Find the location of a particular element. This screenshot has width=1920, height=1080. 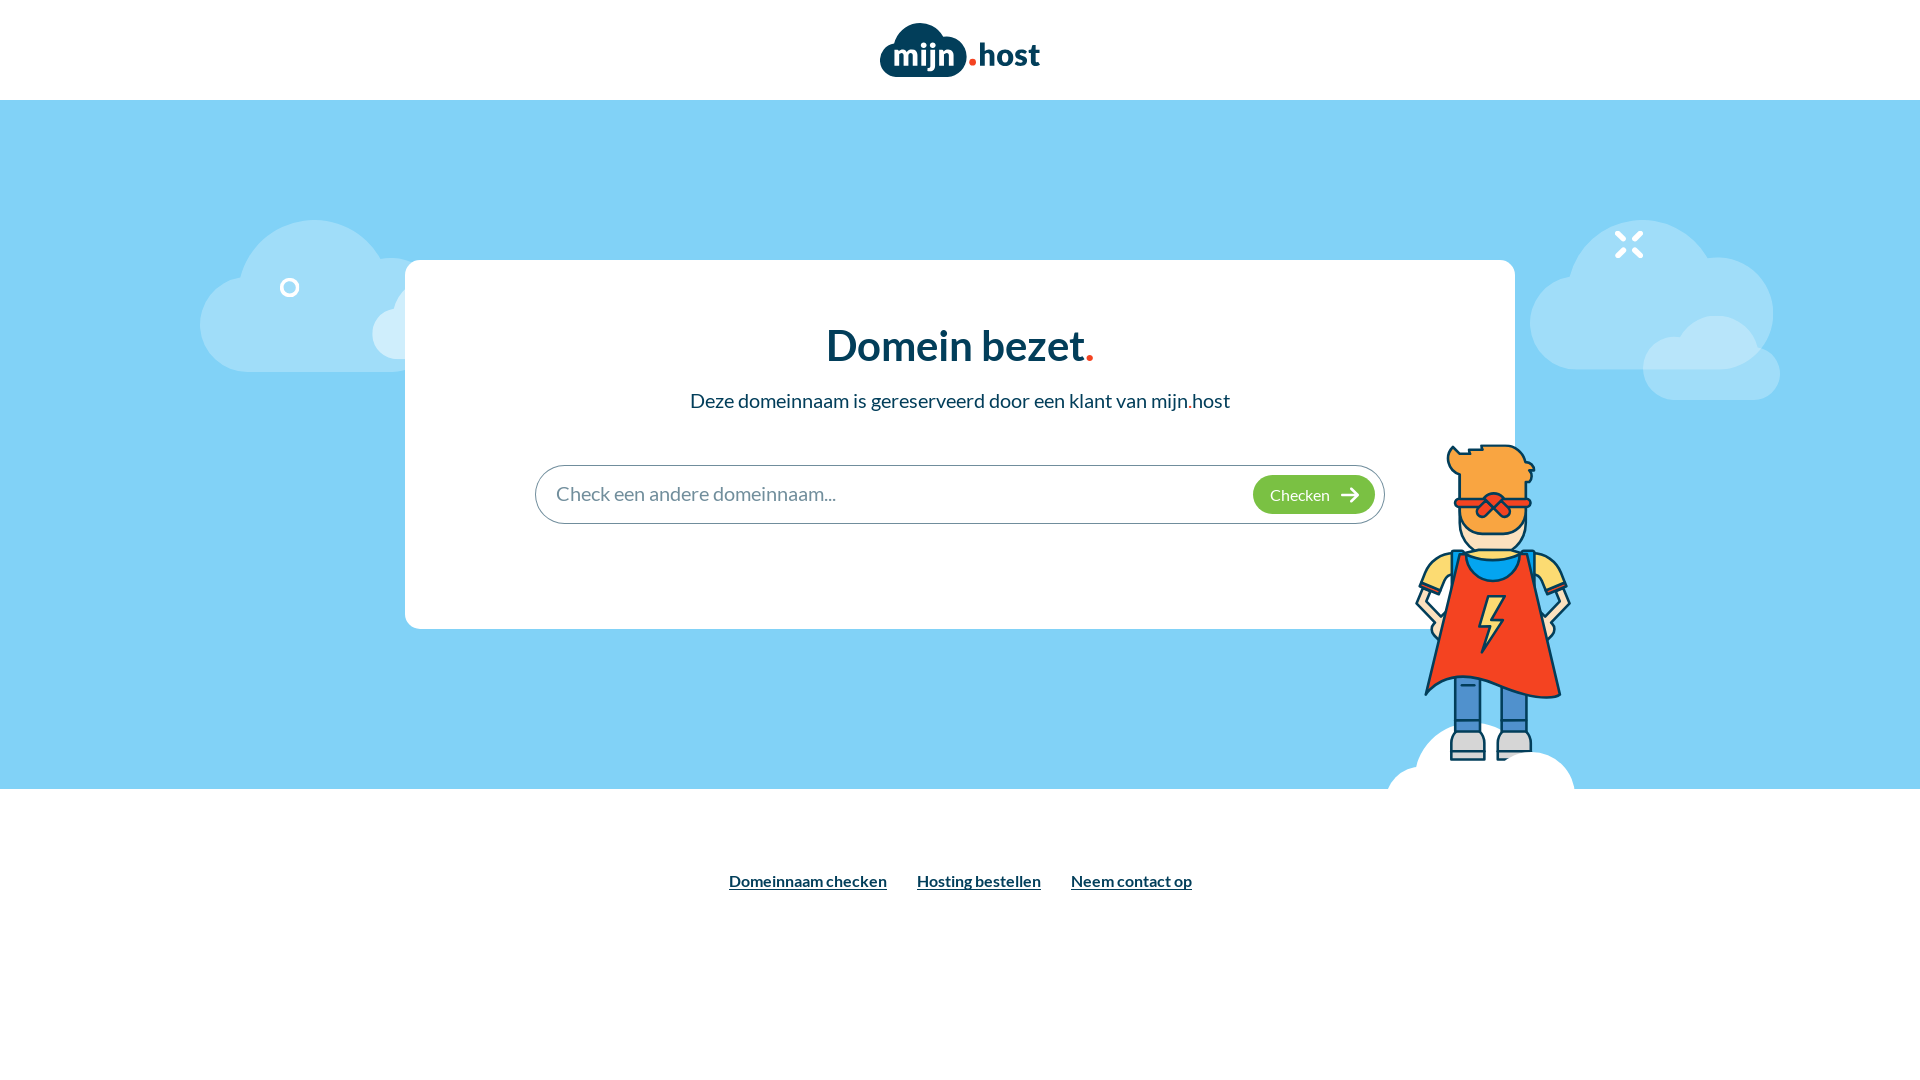

'Domeinnaam checken' is located at coordinates (806, 879).